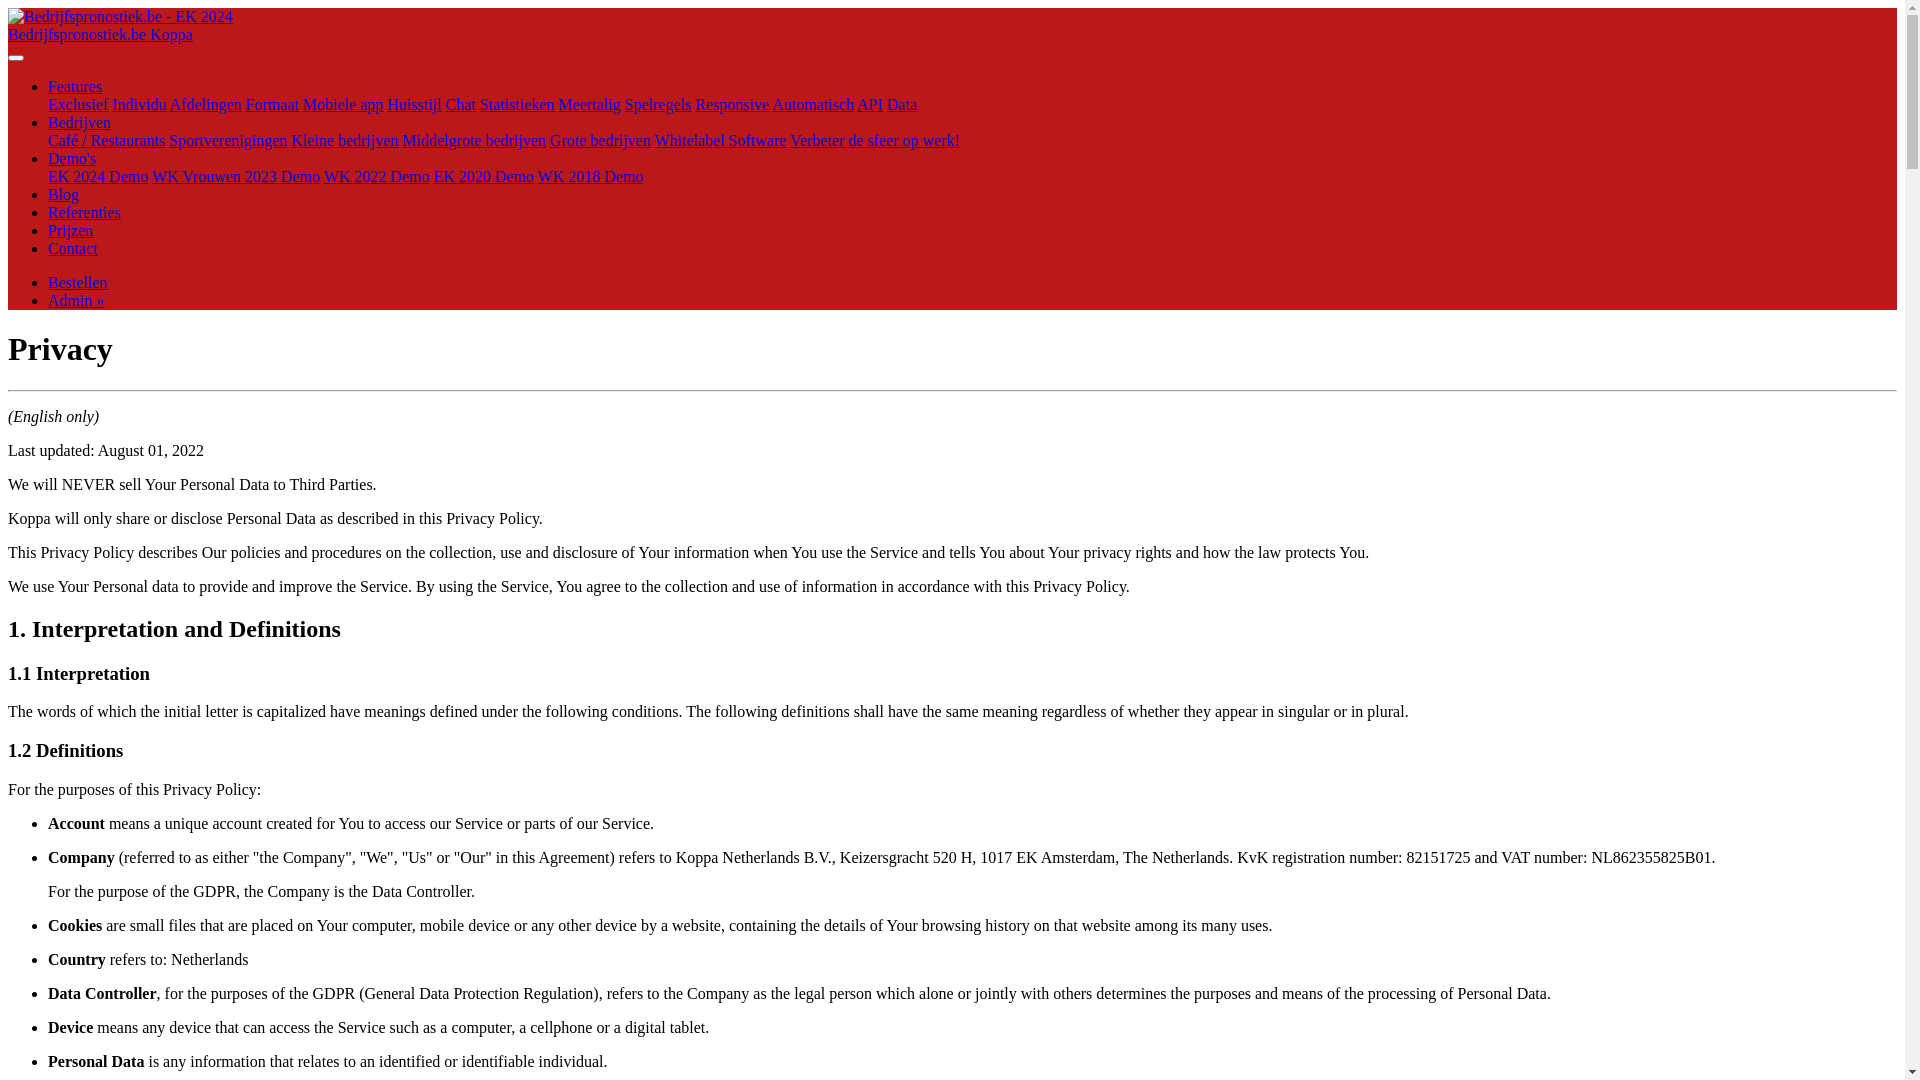 The image size is (1920, 1080). What do you see at coordinates (432, 175) in the screenshot?
I see `'EK 2020 Demo'` at bounding box center [432, 175].